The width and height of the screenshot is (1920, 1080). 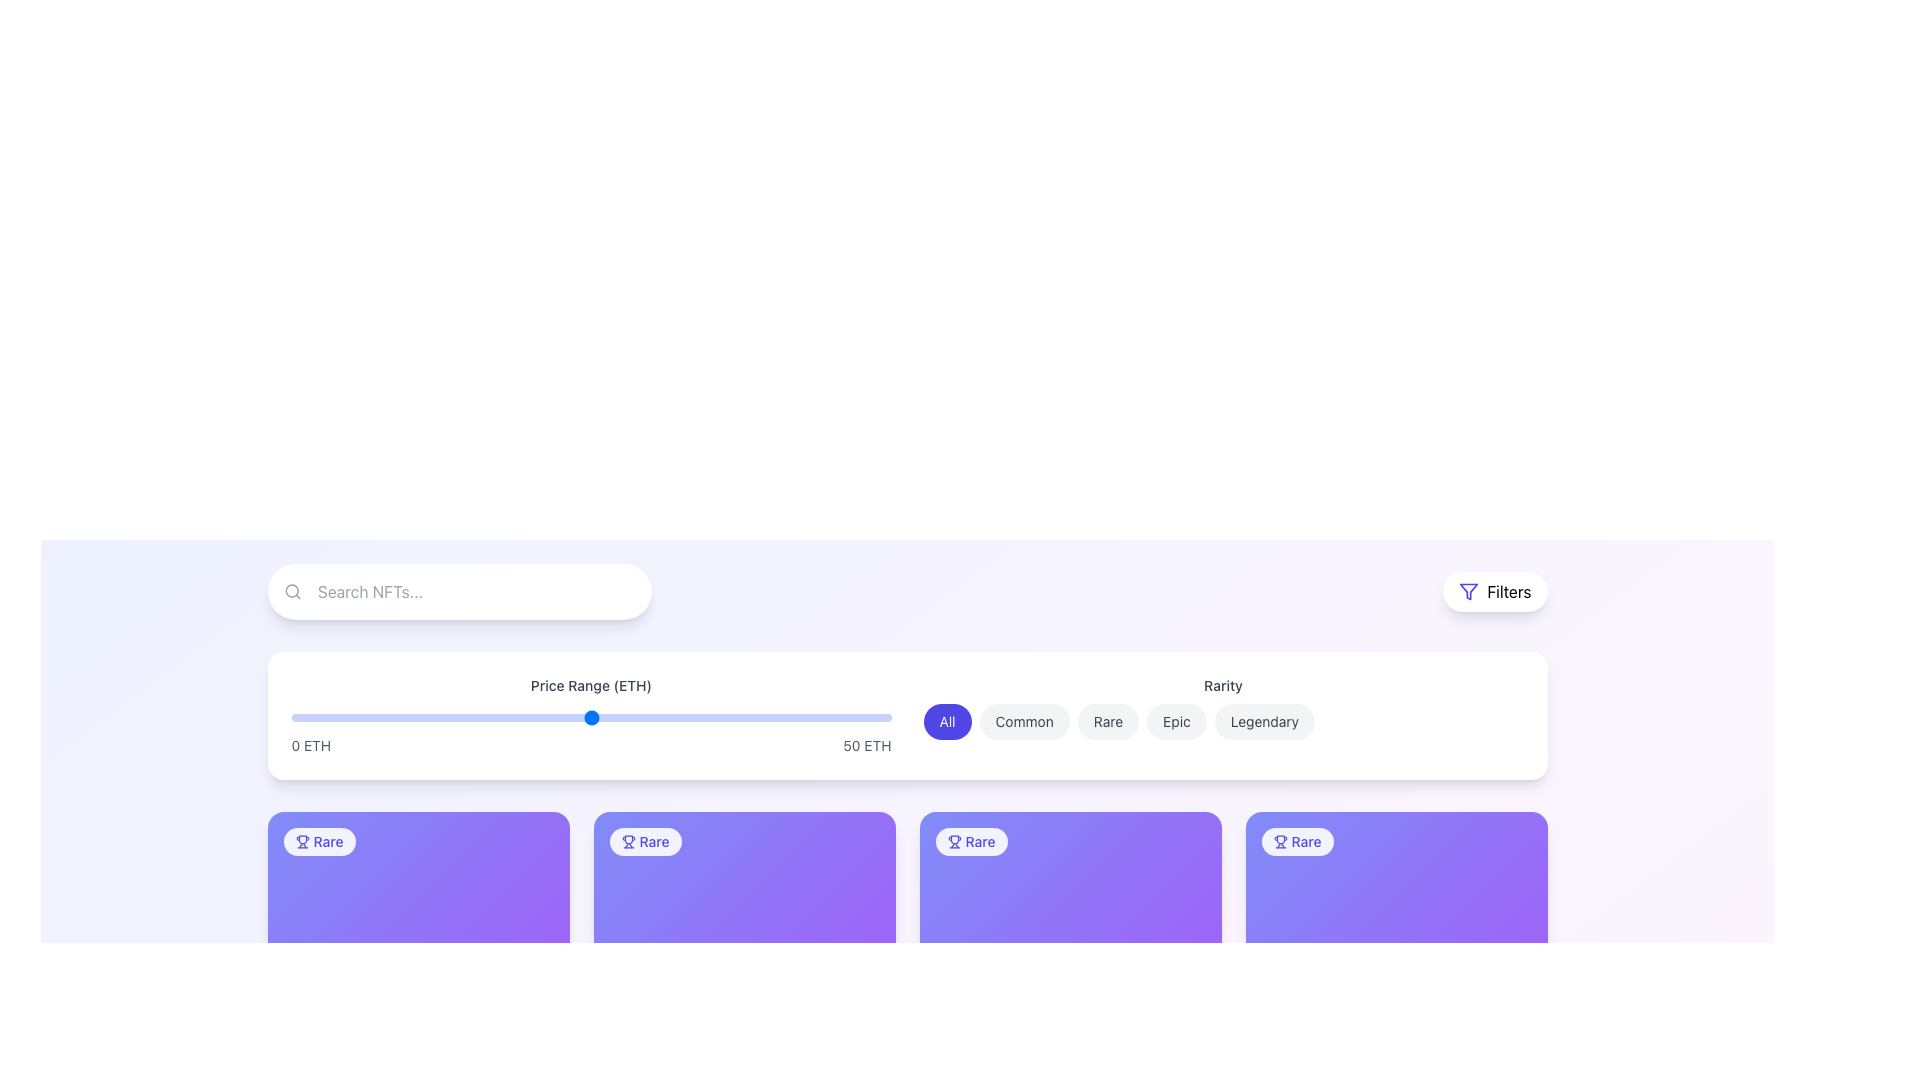 I want to click on the 'Rare' filter button, which is the third item in a group of five badges located centrally in the top section of the page, near the 'Rarity' label, so click(x=1107, y=721).